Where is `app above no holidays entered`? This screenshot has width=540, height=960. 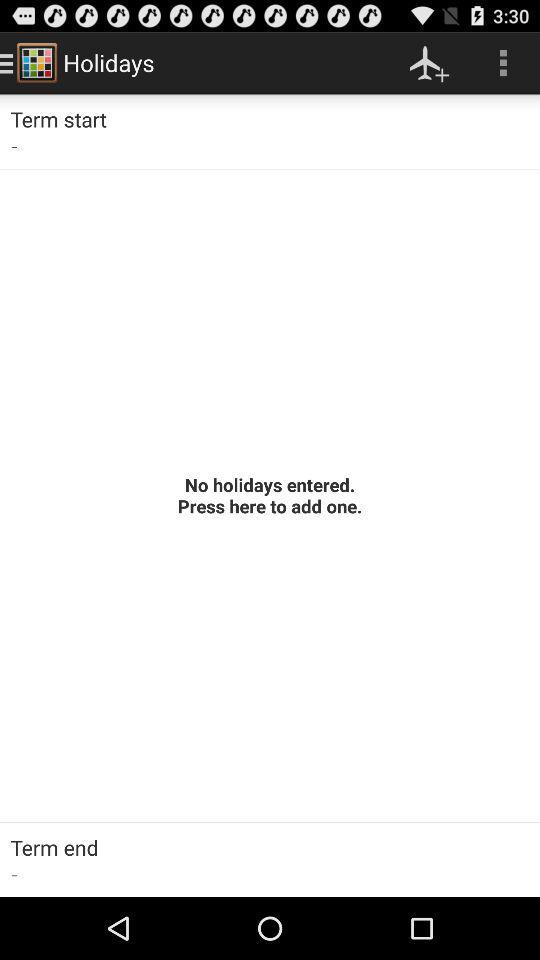
app above no holidays entered is located at coordinates (428, 62).